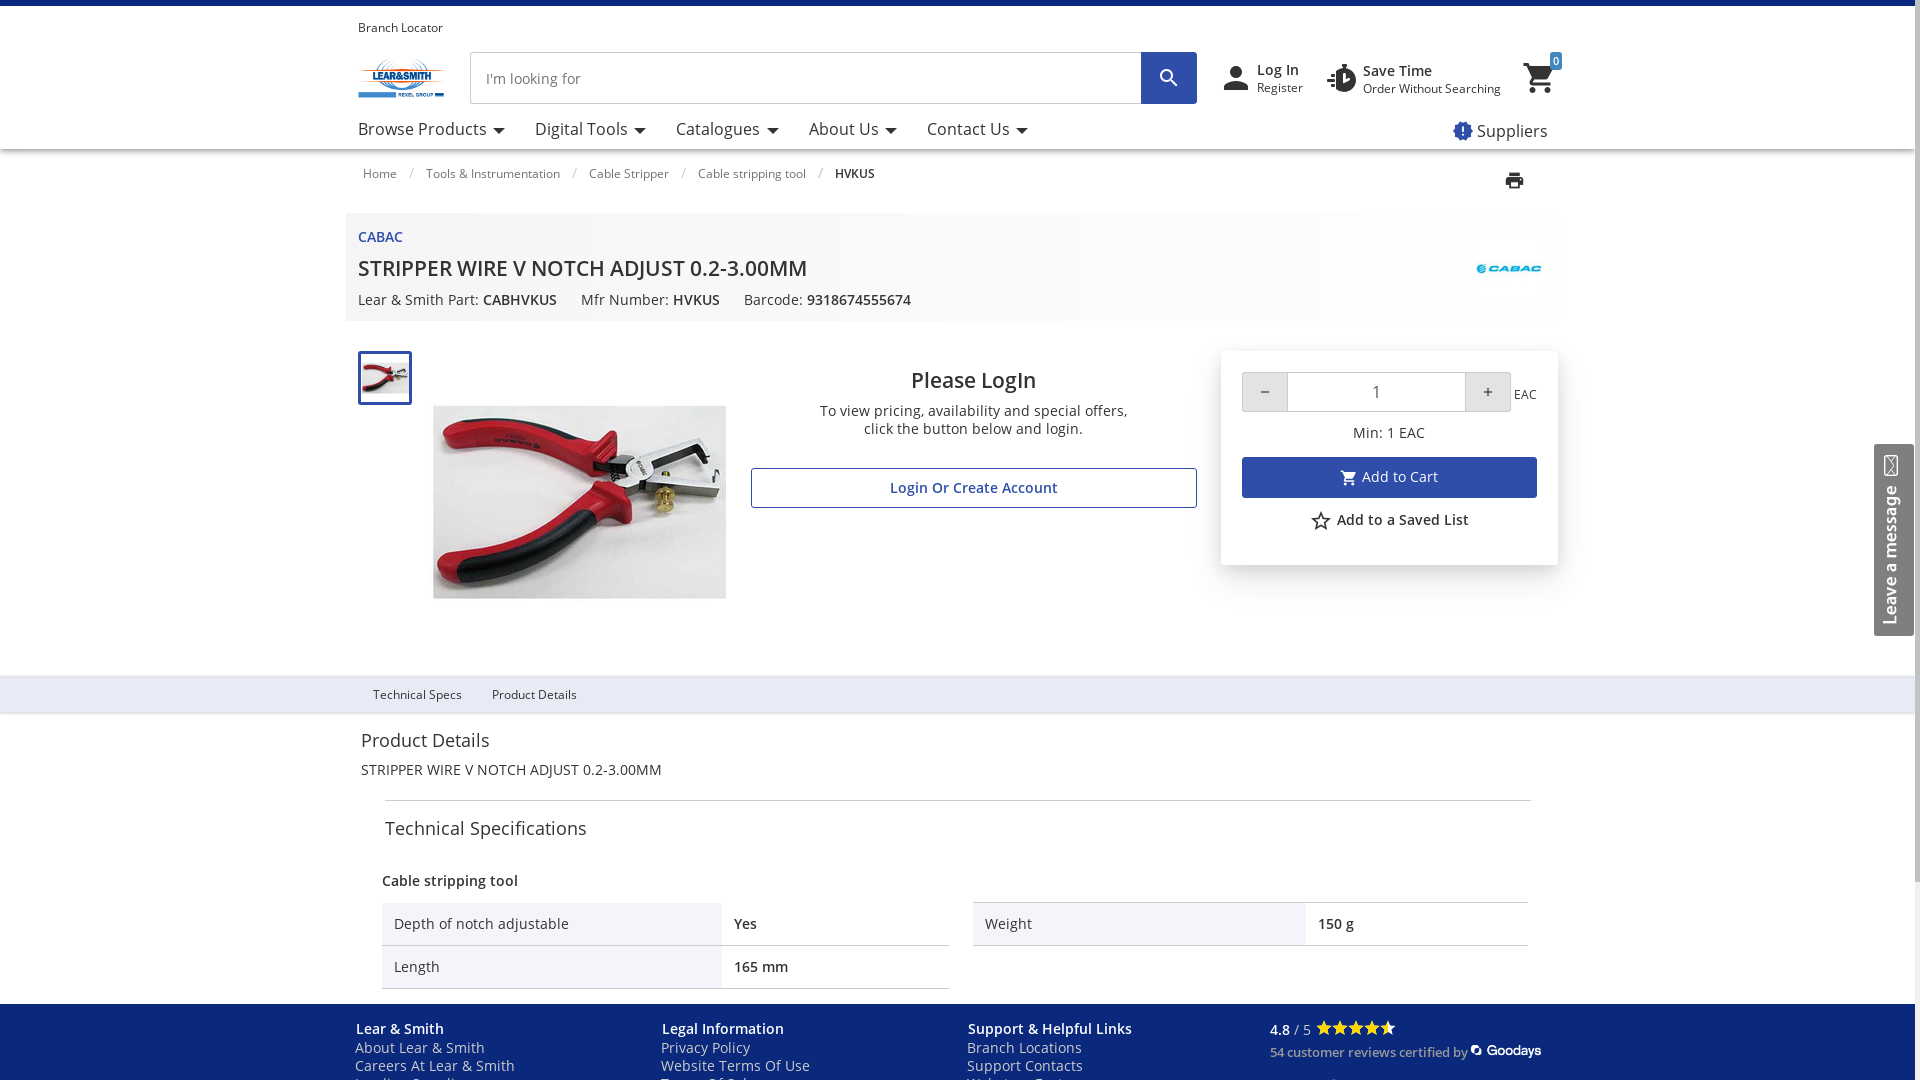 The width and height of the screenshot is (1920, 1080). I want to click on 'Cable Stripper', so click(587, 172).